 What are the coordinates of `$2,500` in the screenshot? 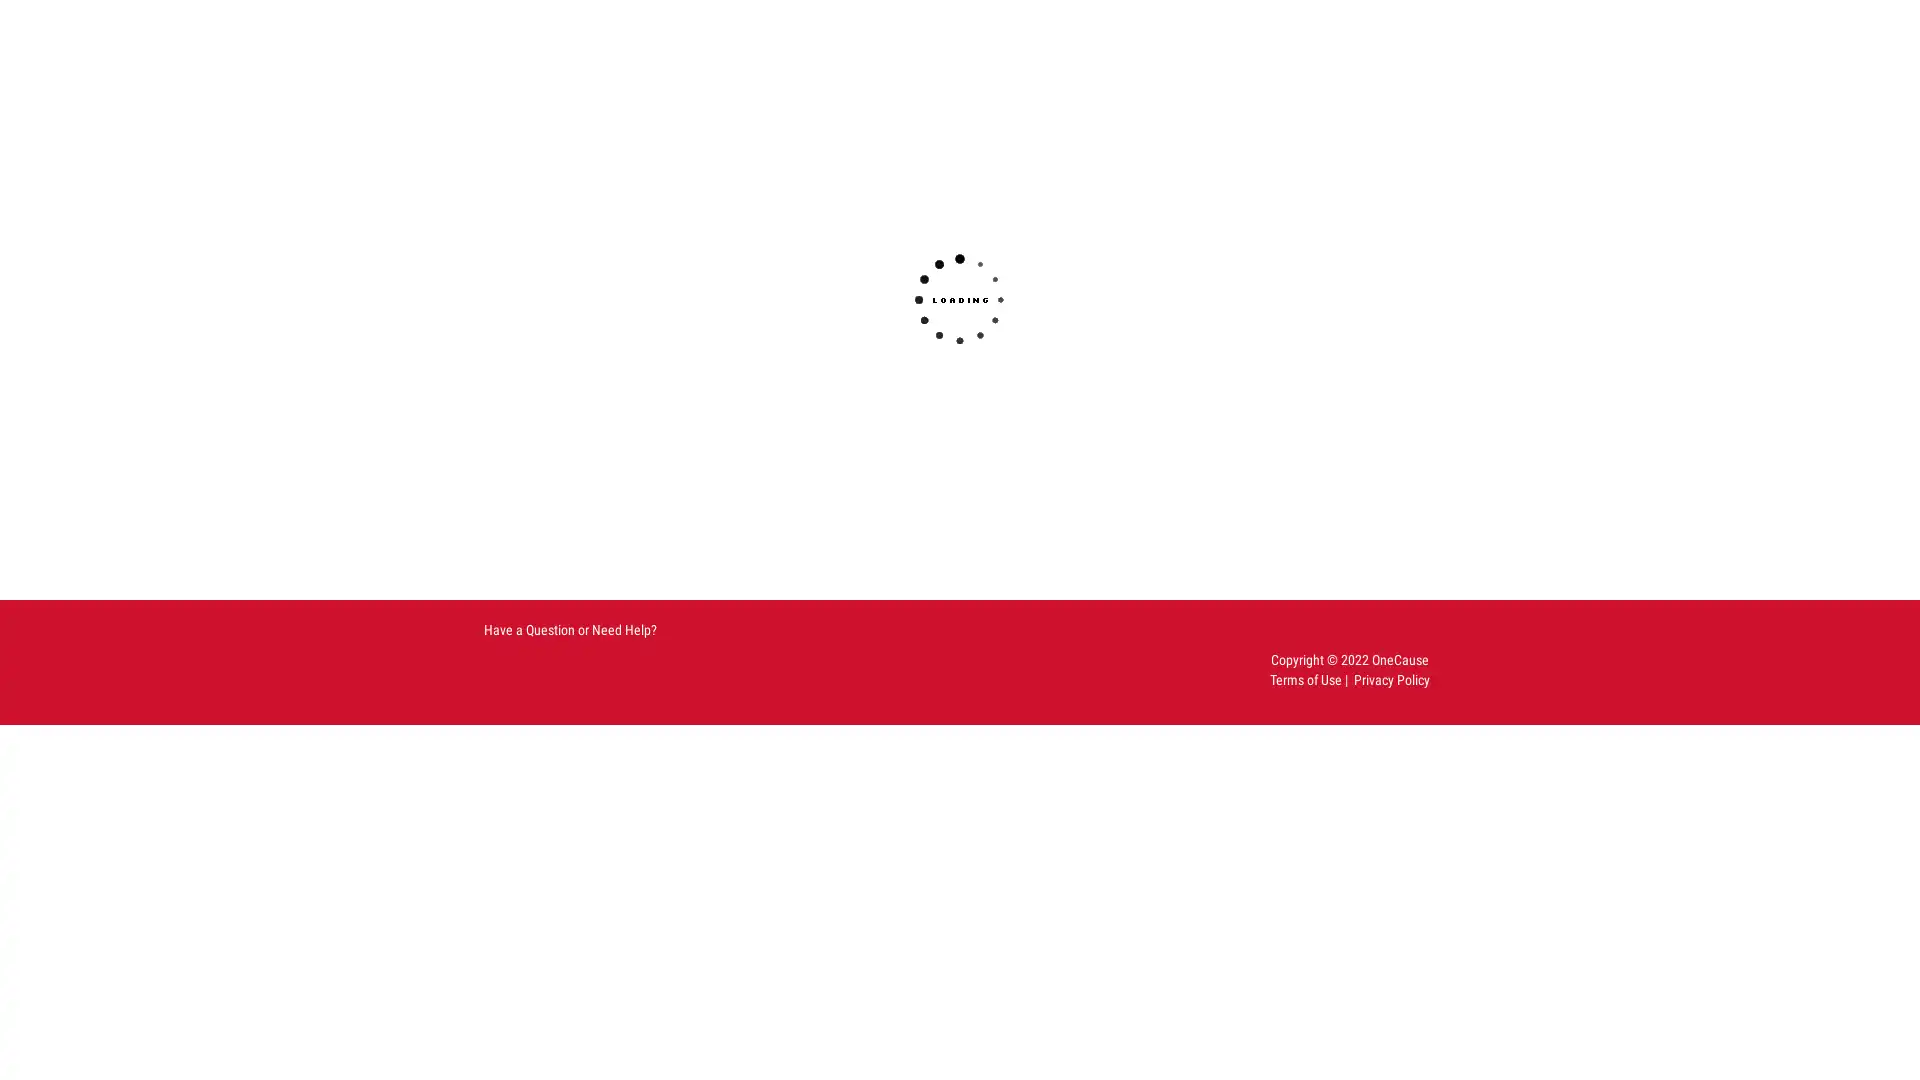 It's located at (828, 337).